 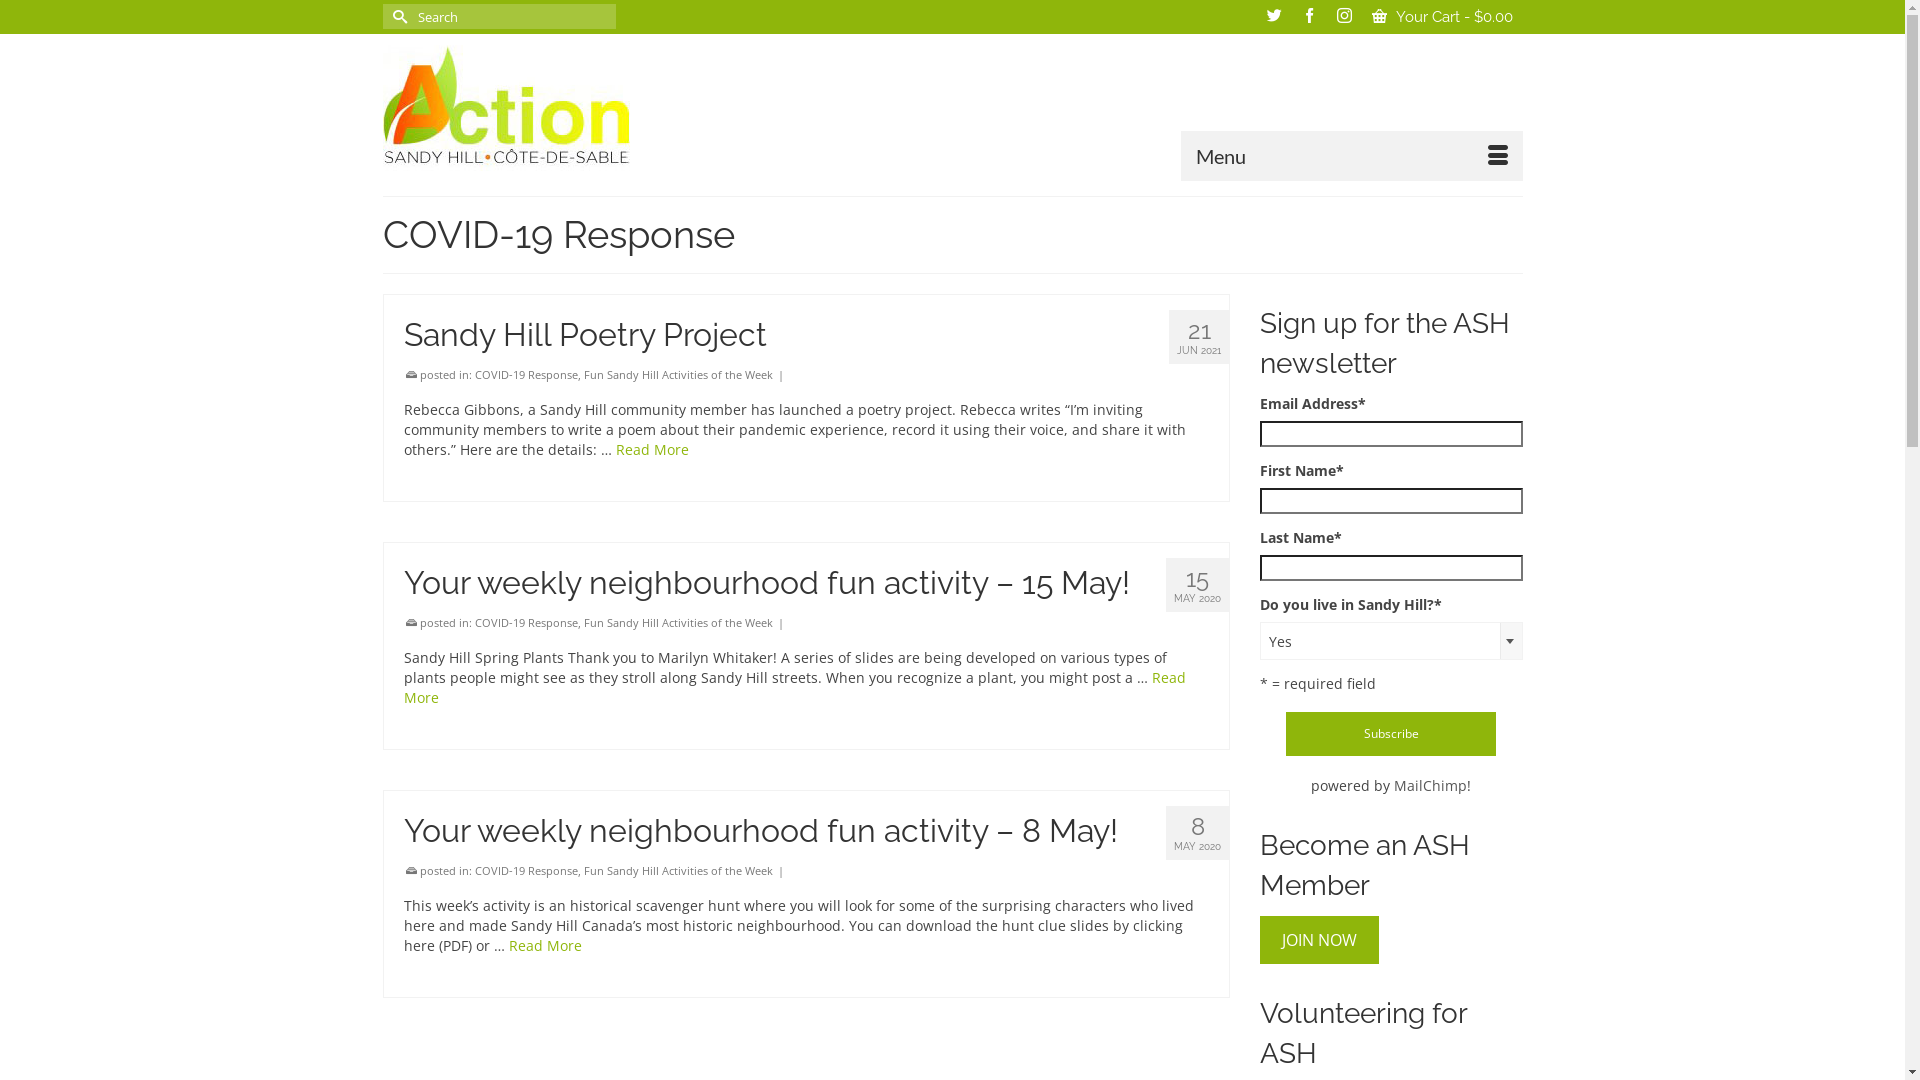 What do you see at coordinates (1429, 784) in the screenshot?
I see `'MailChimp'` at bounding box center [1429, 784].